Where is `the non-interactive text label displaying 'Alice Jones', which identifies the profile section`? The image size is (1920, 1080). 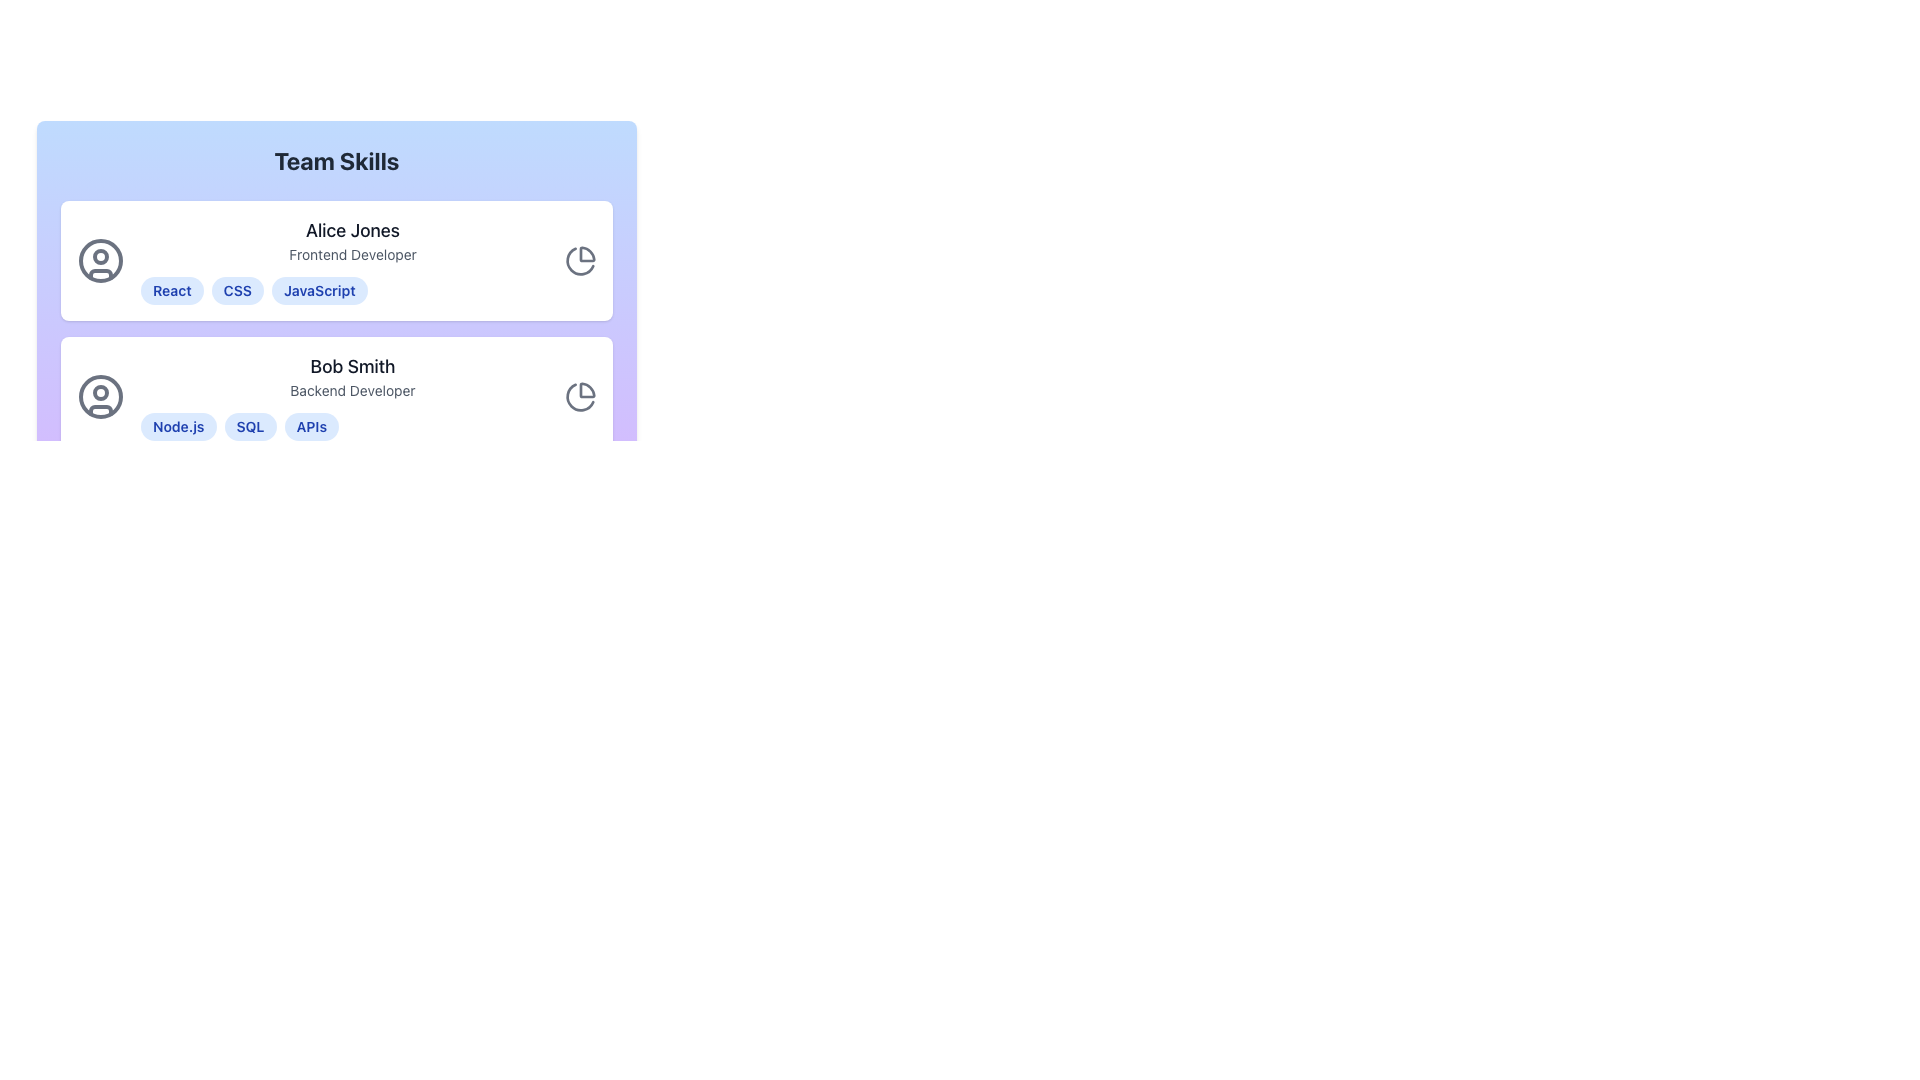
the non-interactive text label displaying 'Alice Jones', which identifies the profile section is located at coordinates (353, 230).